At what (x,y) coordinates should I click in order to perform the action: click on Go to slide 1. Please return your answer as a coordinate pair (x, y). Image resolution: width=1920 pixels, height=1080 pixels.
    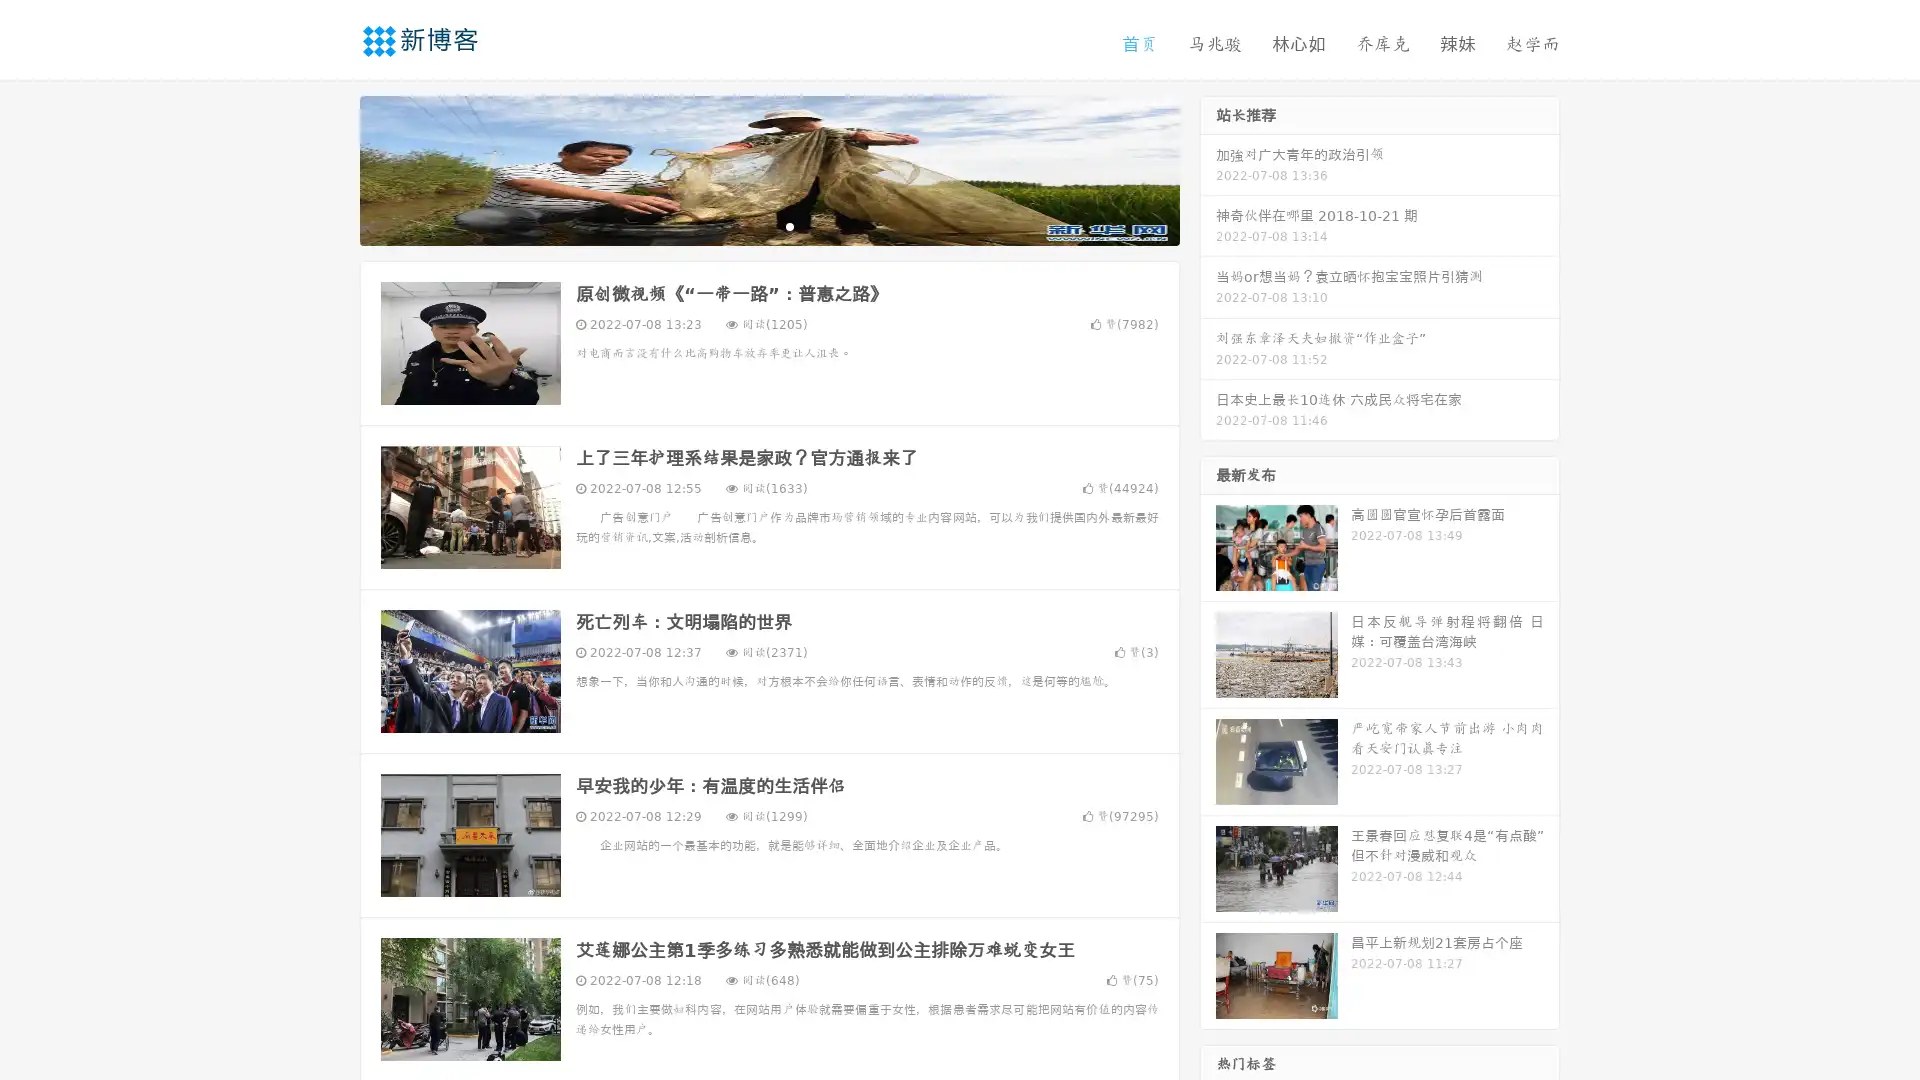
    Looking at the image, I should click on (748, 225).